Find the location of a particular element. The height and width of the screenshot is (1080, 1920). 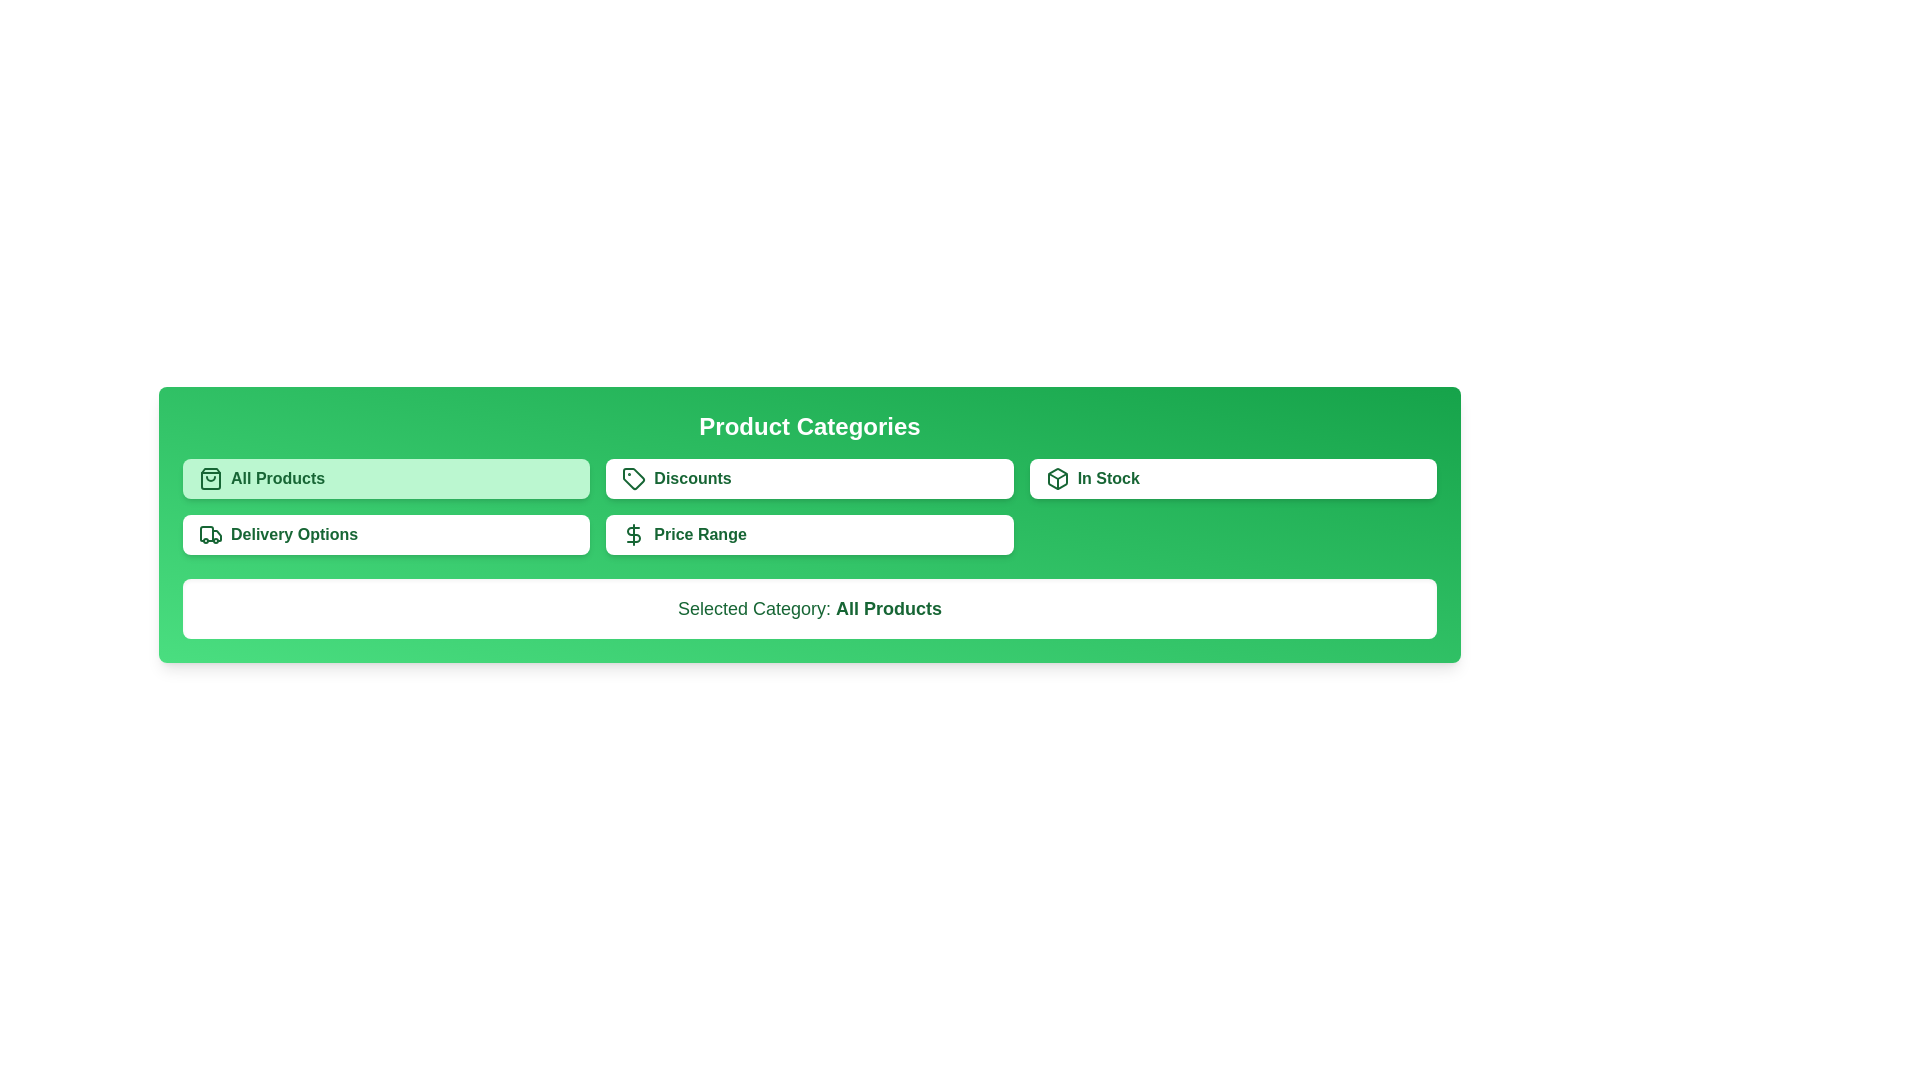

the box-shaped icon with a green outline resembling a cube, located to the left of the 'In Stock' text in the top-right corner of the green card is located at coordinates (1056, 478).